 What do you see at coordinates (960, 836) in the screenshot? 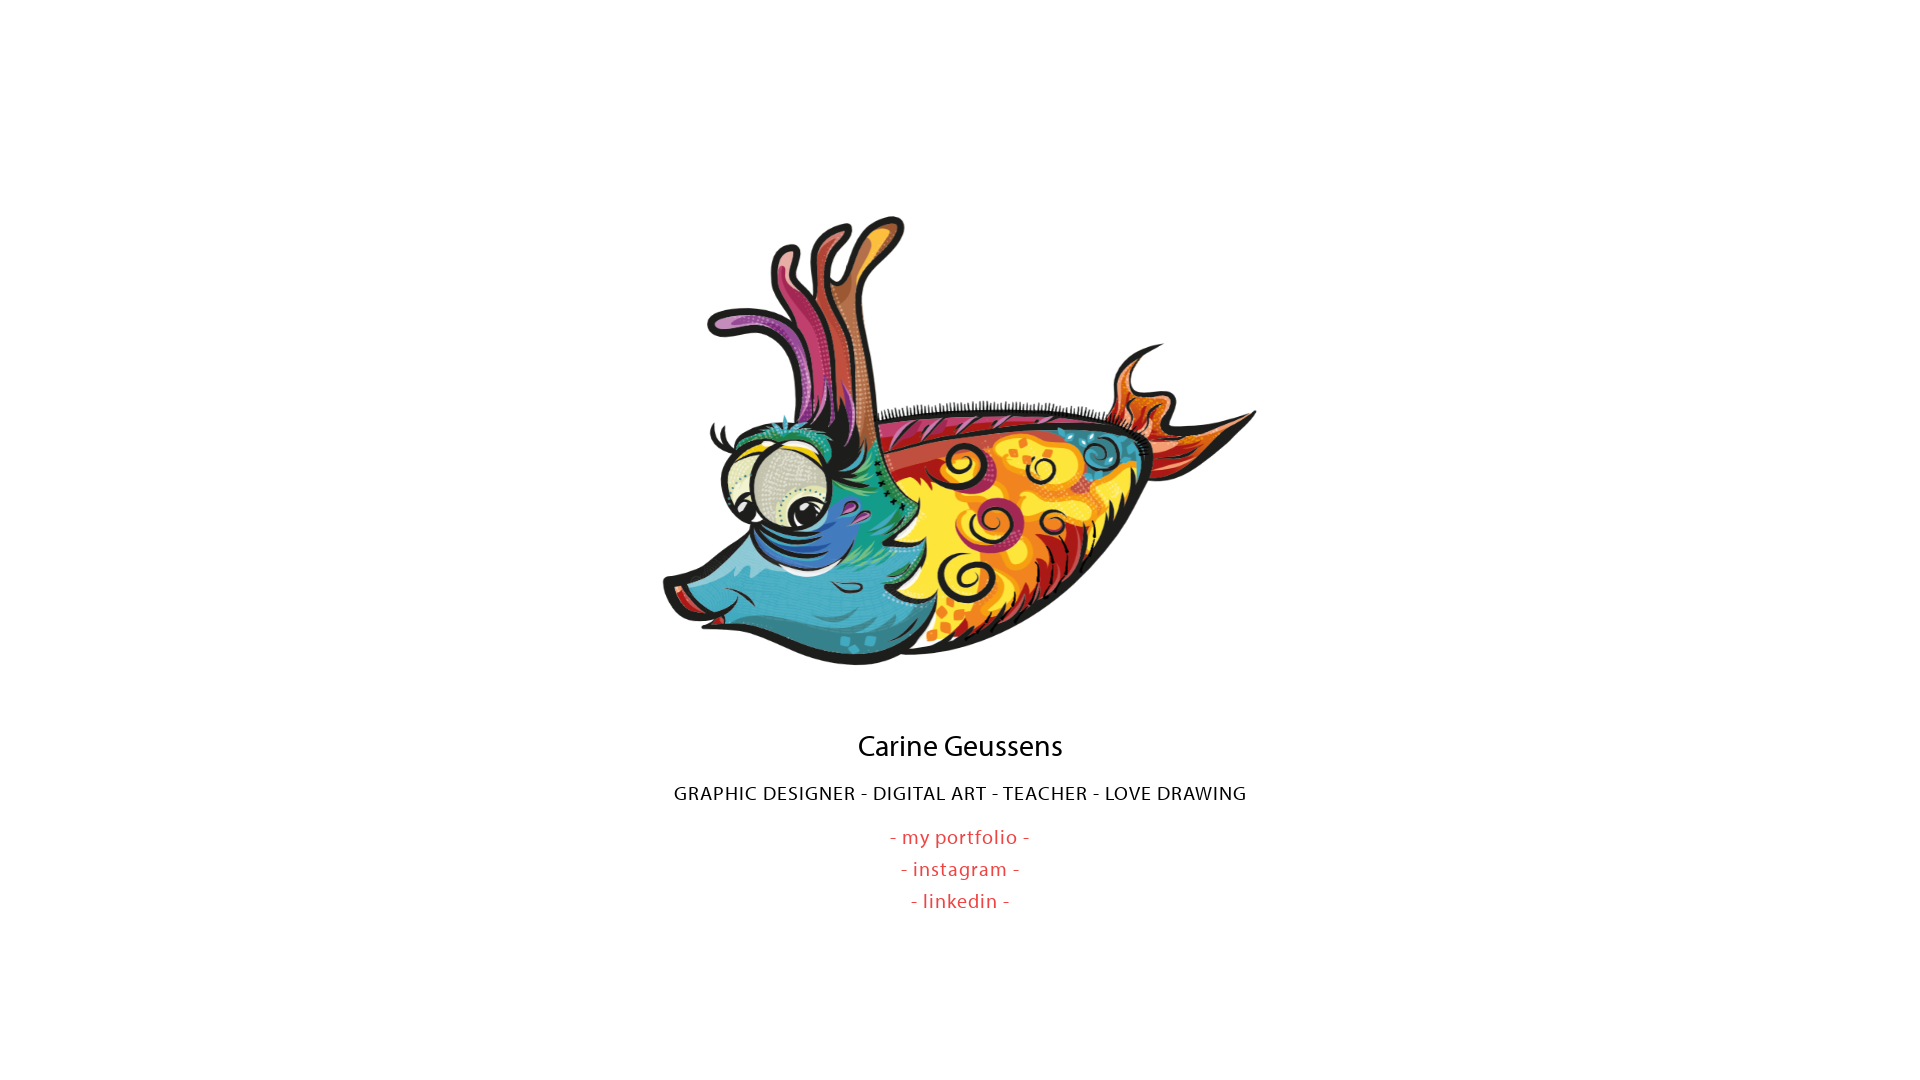
I see `'- my portfolio -'` at bounding box center [960, 836].